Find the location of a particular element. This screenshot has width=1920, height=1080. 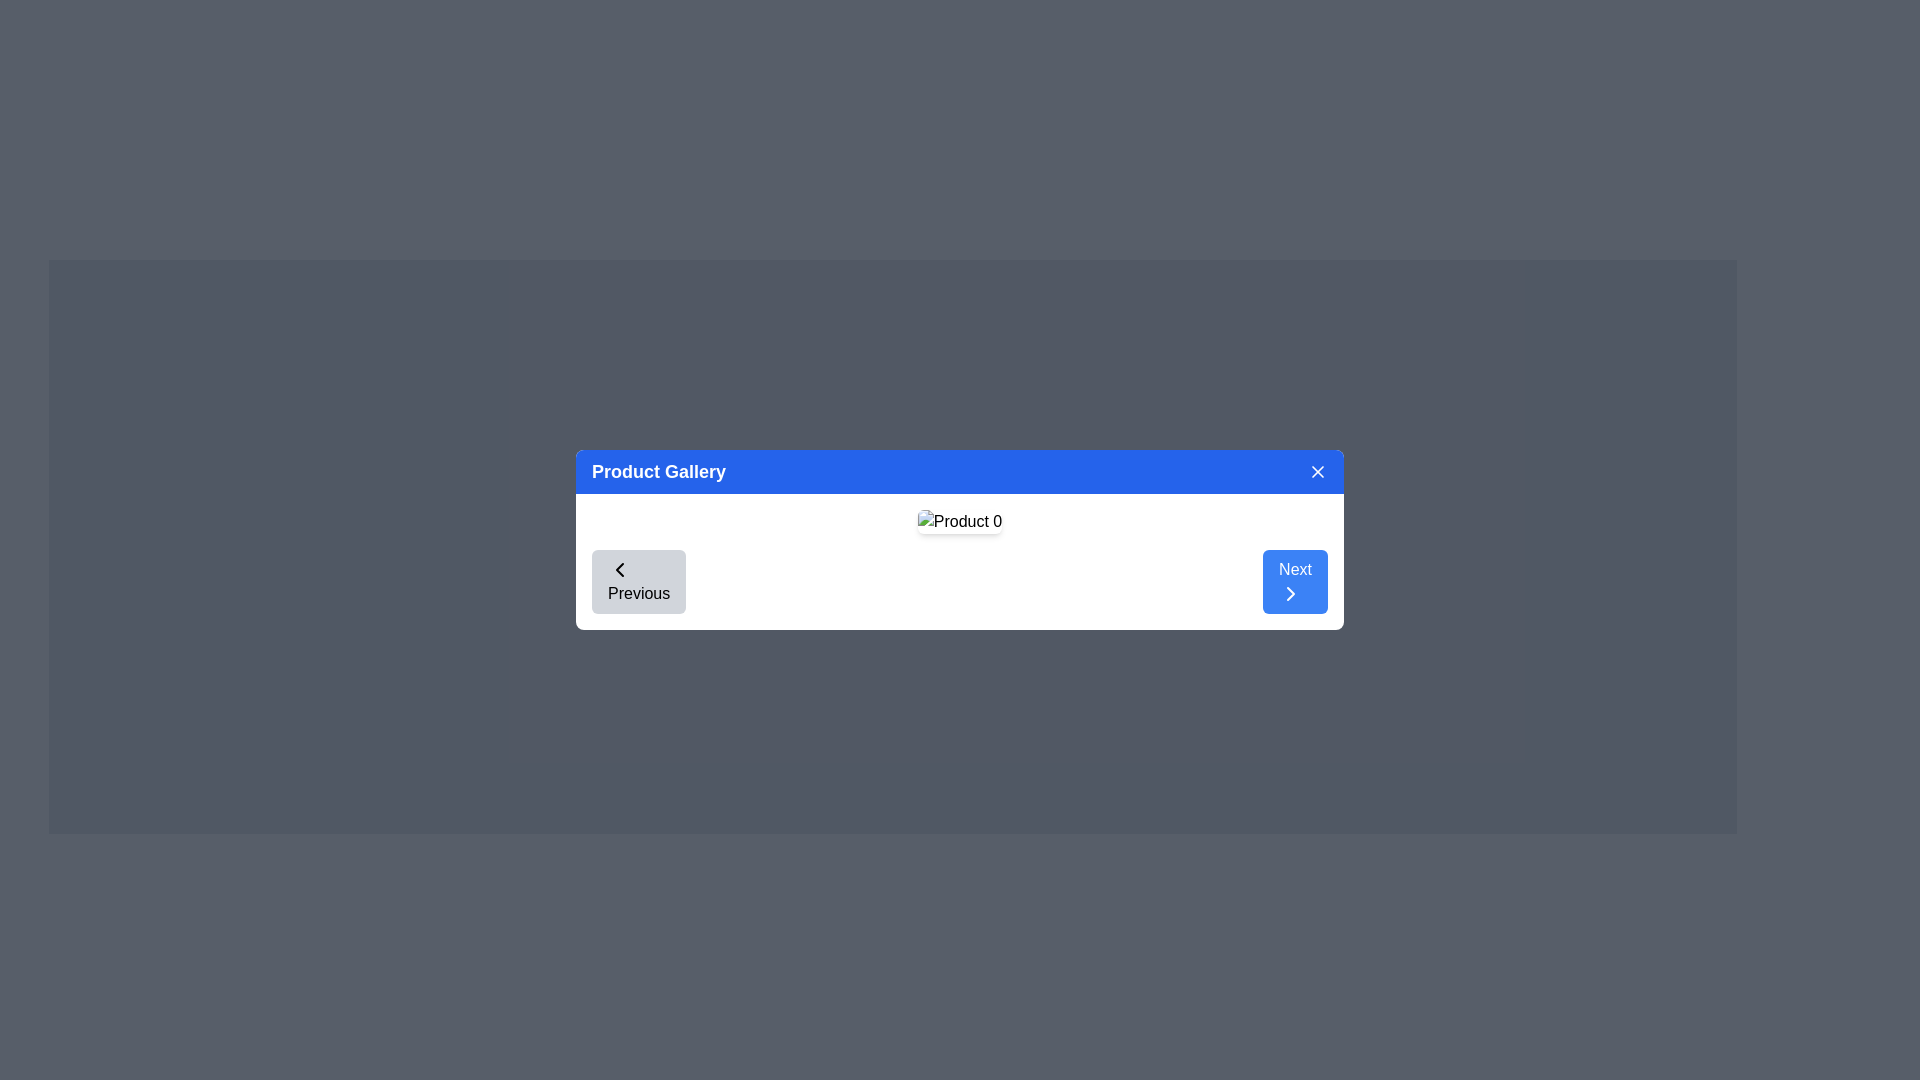

the forward navigation icon within the 'Next' button located at the bottom-right corner of the interface is located at coordinates (1291, 593).